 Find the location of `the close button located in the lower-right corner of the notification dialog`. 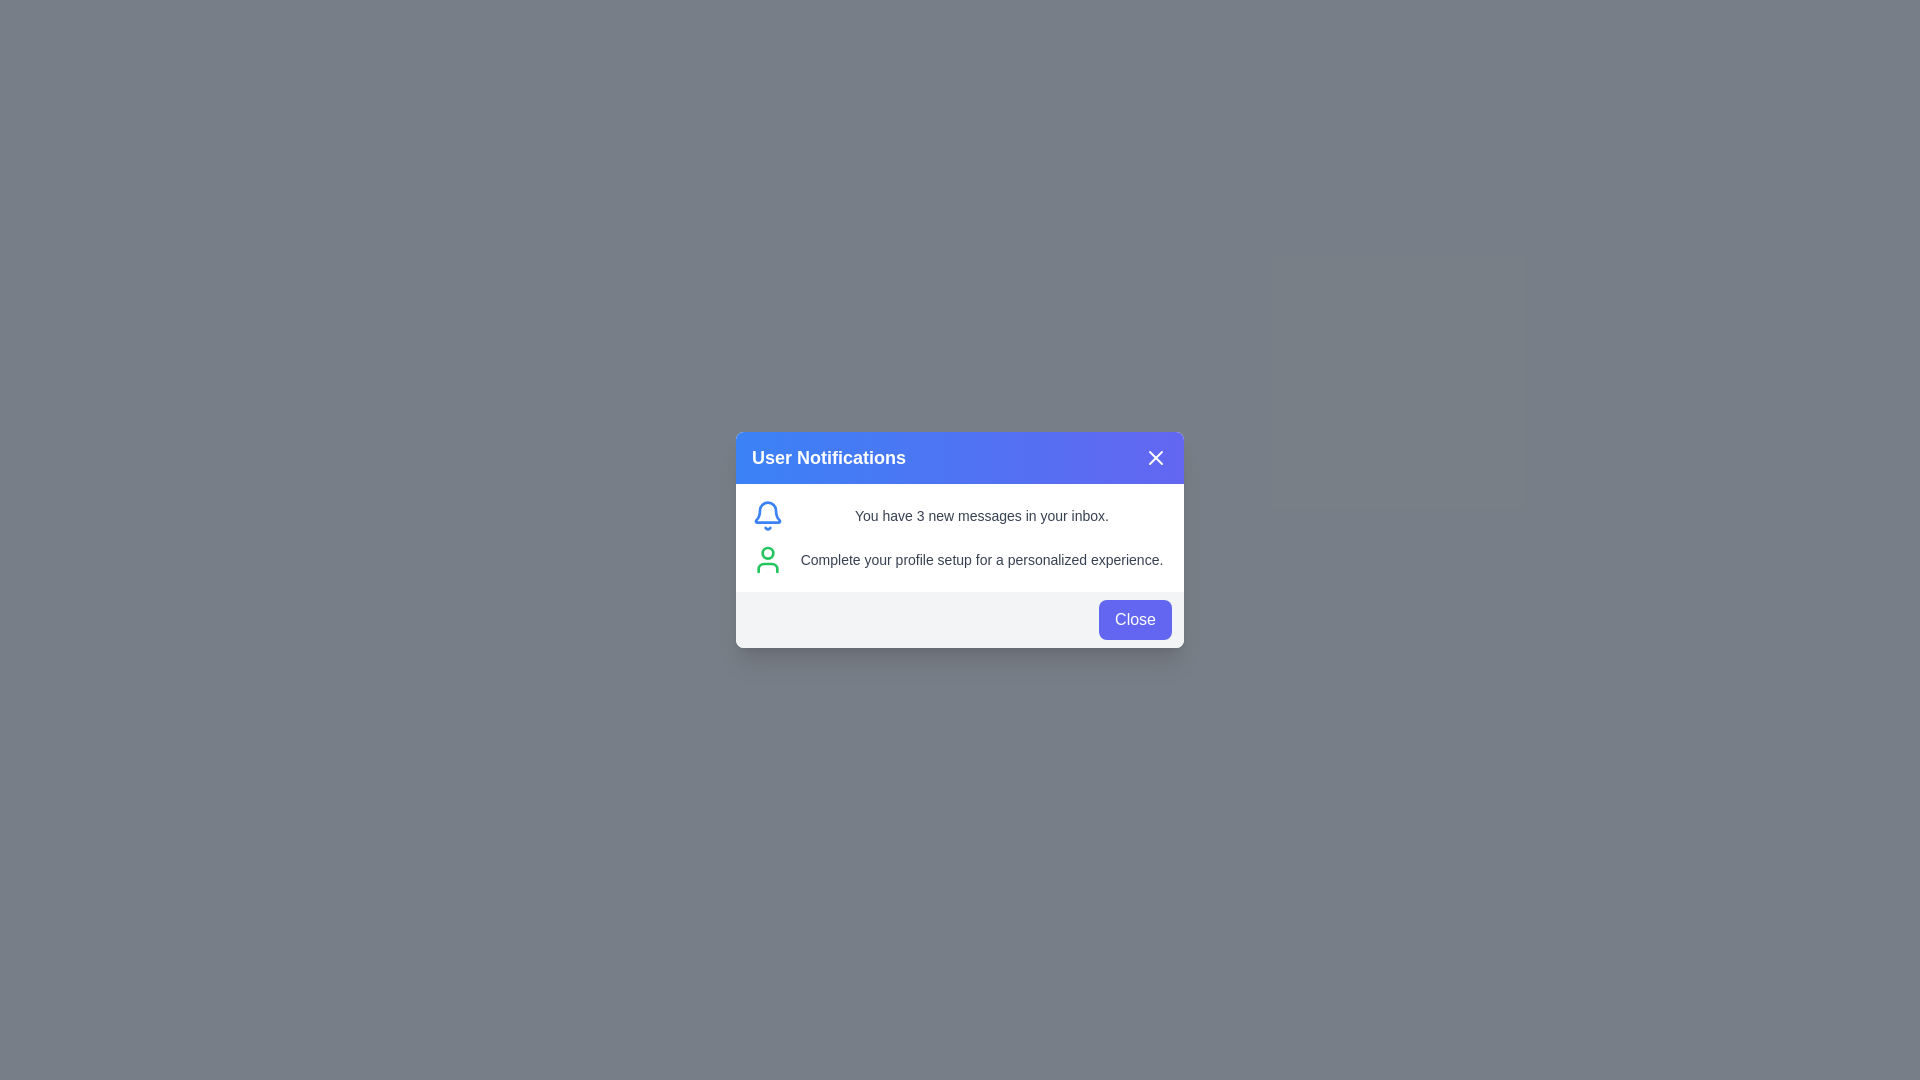

the close button located in the lower-right corner of the notification dialog is located at coordinates (1135, 619).